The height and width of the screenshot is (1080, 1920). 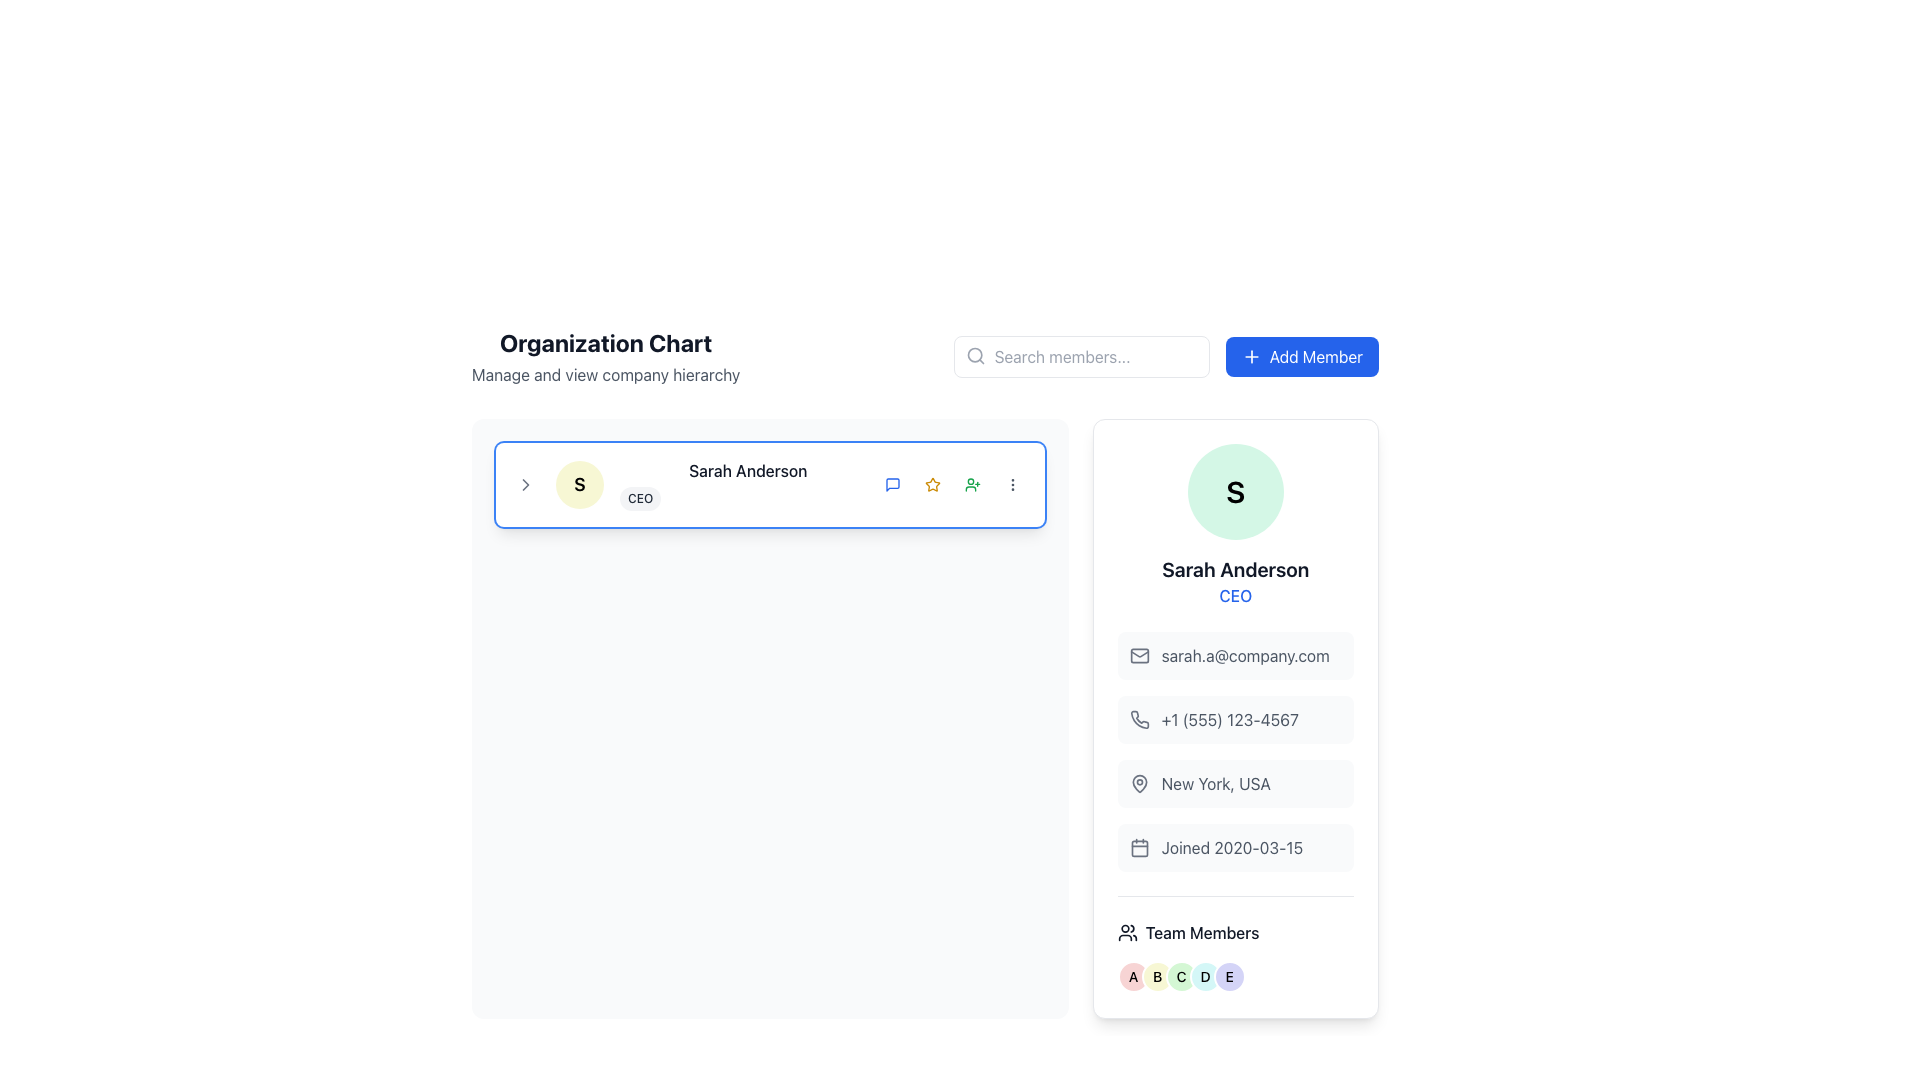 What do you see at coordinates (891, 485) in the screenshot?
I see `the blue chat bubble icon located in the central toolbar` at bounding box center [891, 485].